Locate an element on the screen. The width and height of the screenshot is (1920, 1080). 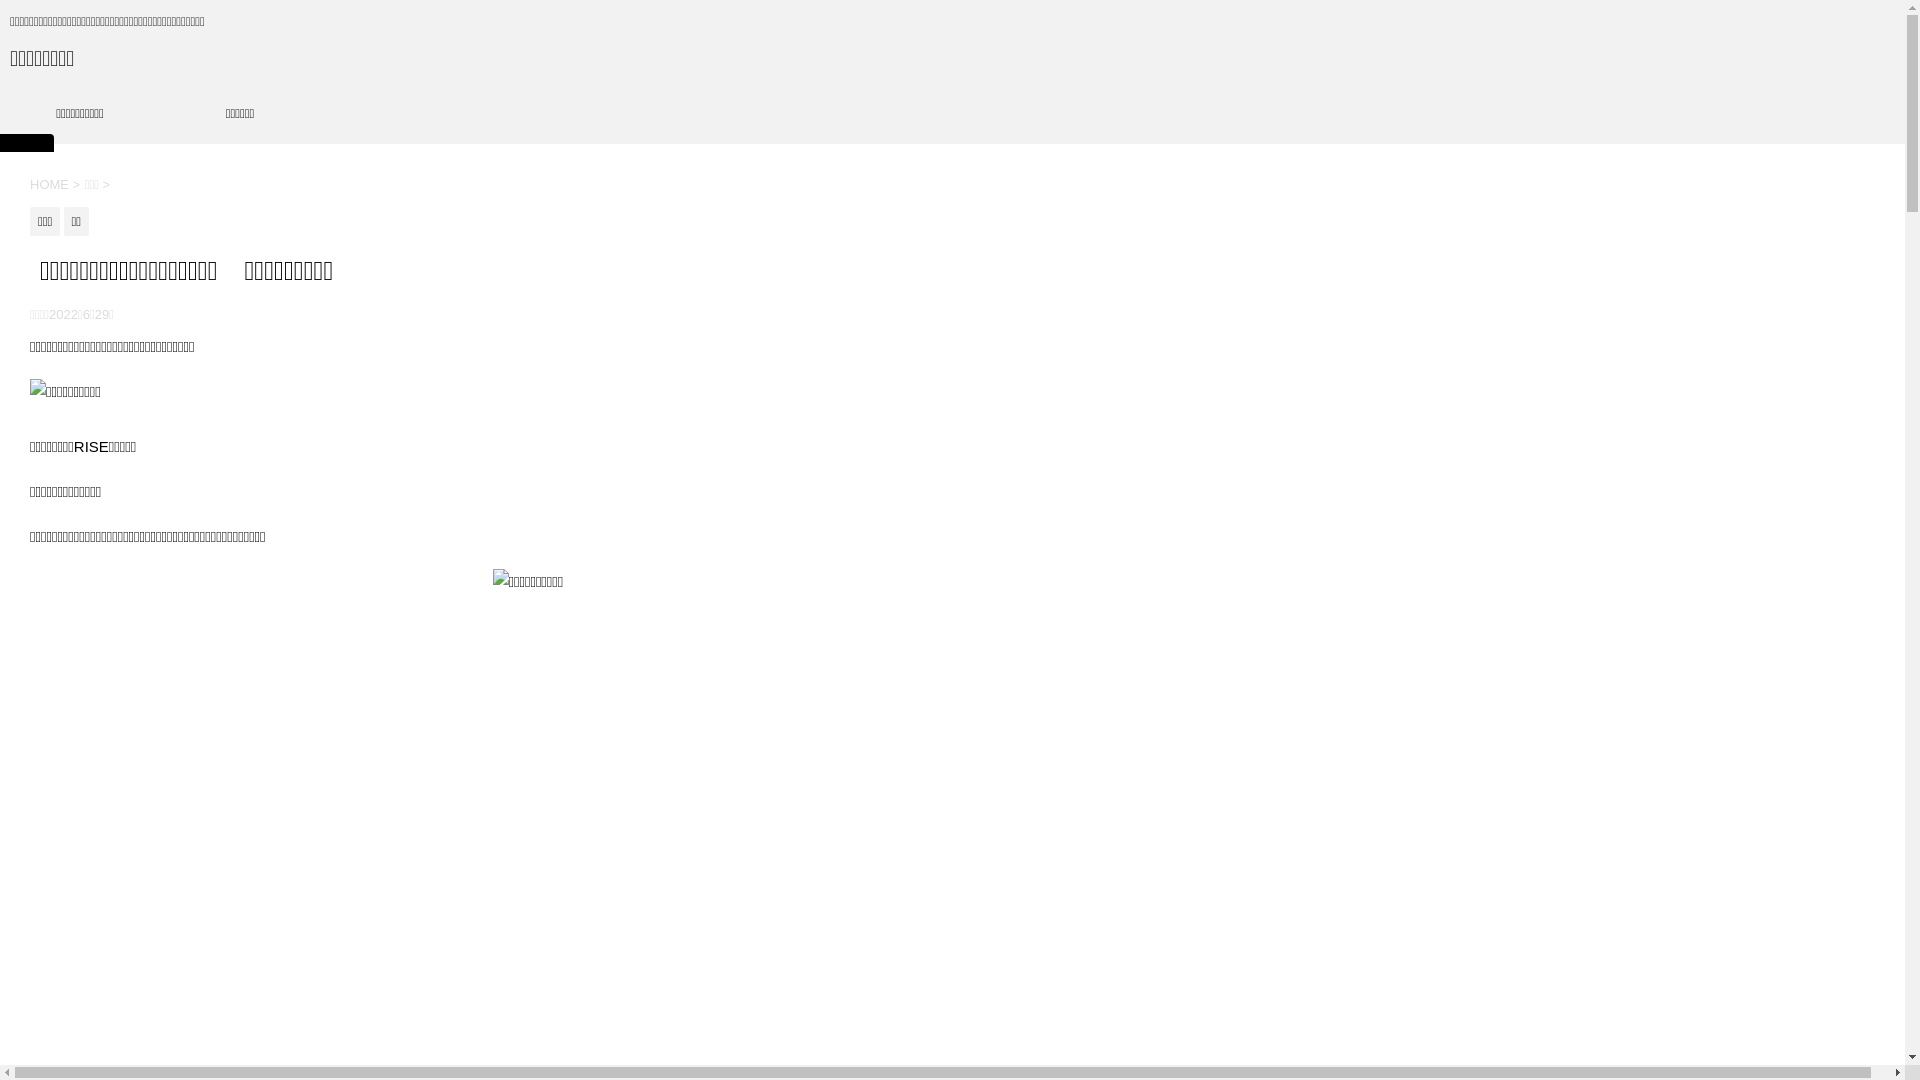
'HOME' is located at coordinates (49, 184).